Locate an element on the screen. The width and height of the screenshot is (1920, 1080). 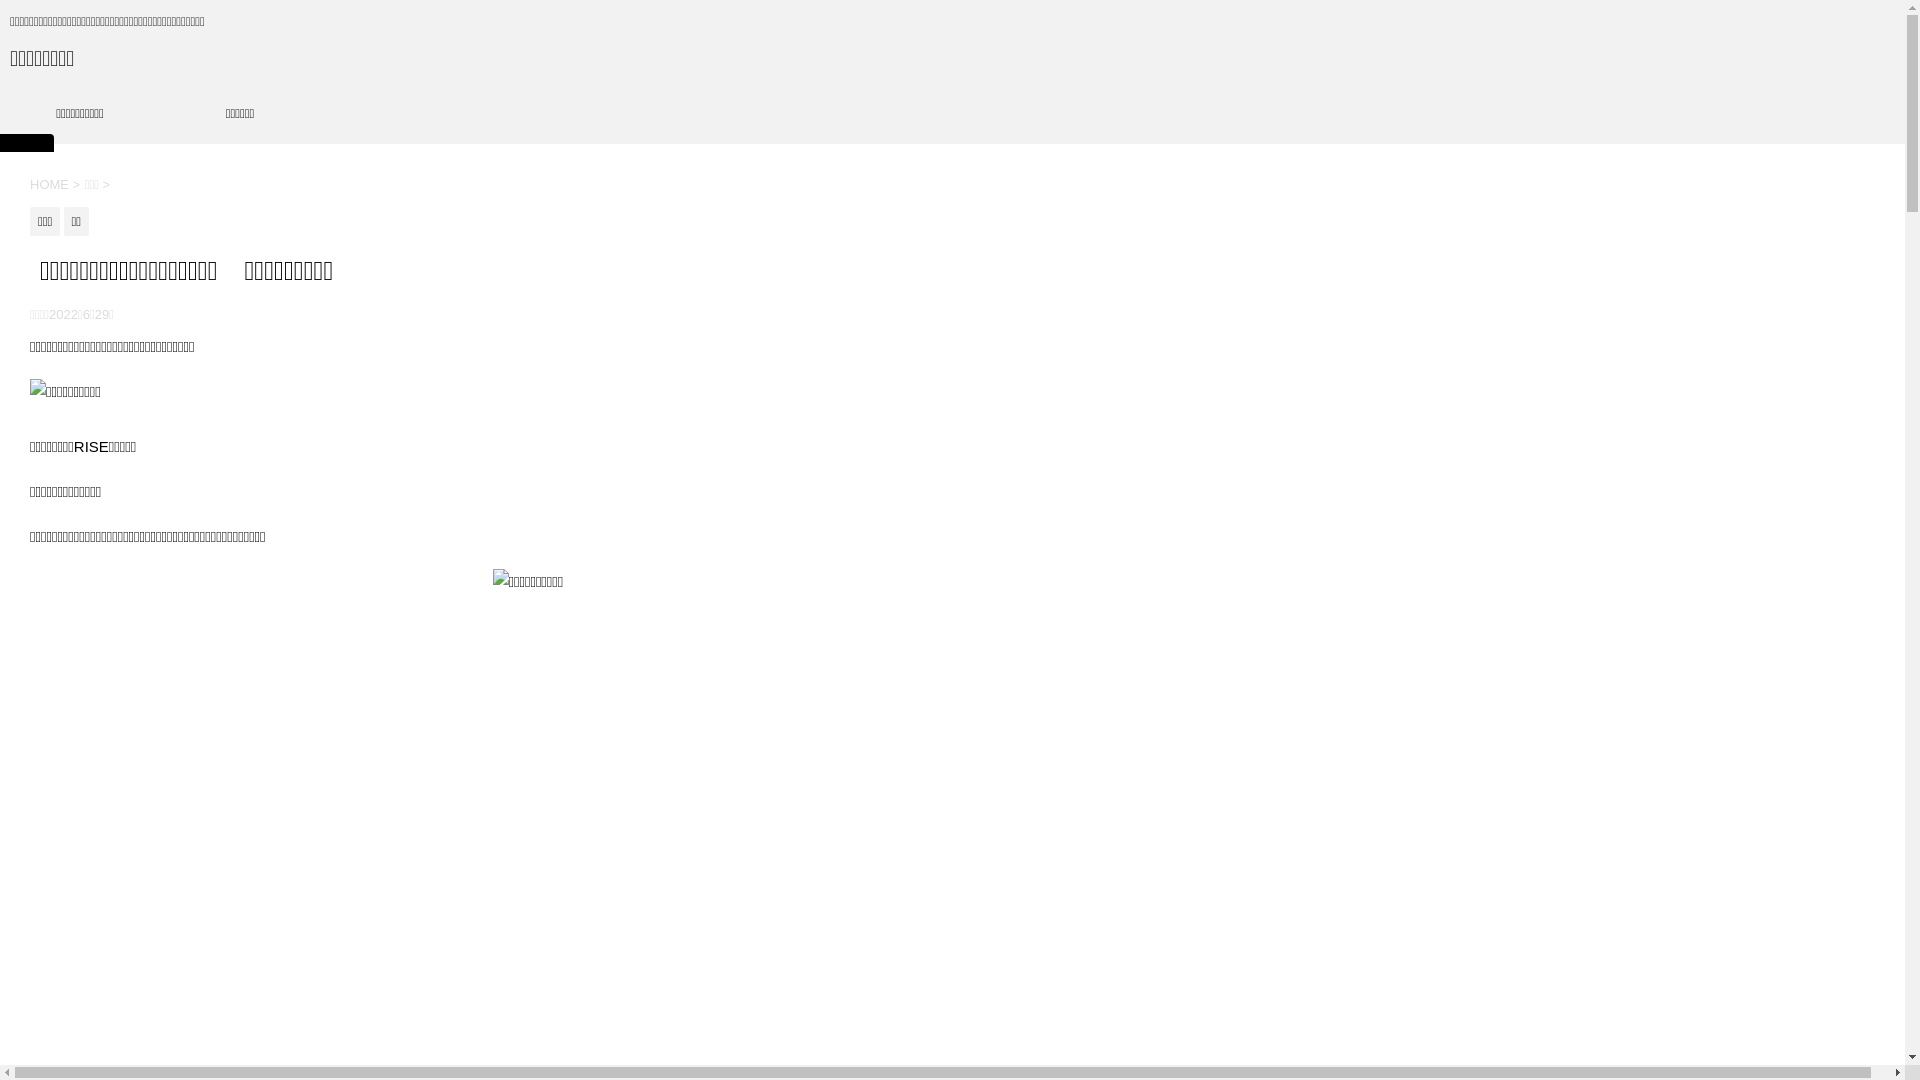
'HOME' is located at coordinates (49, 184).